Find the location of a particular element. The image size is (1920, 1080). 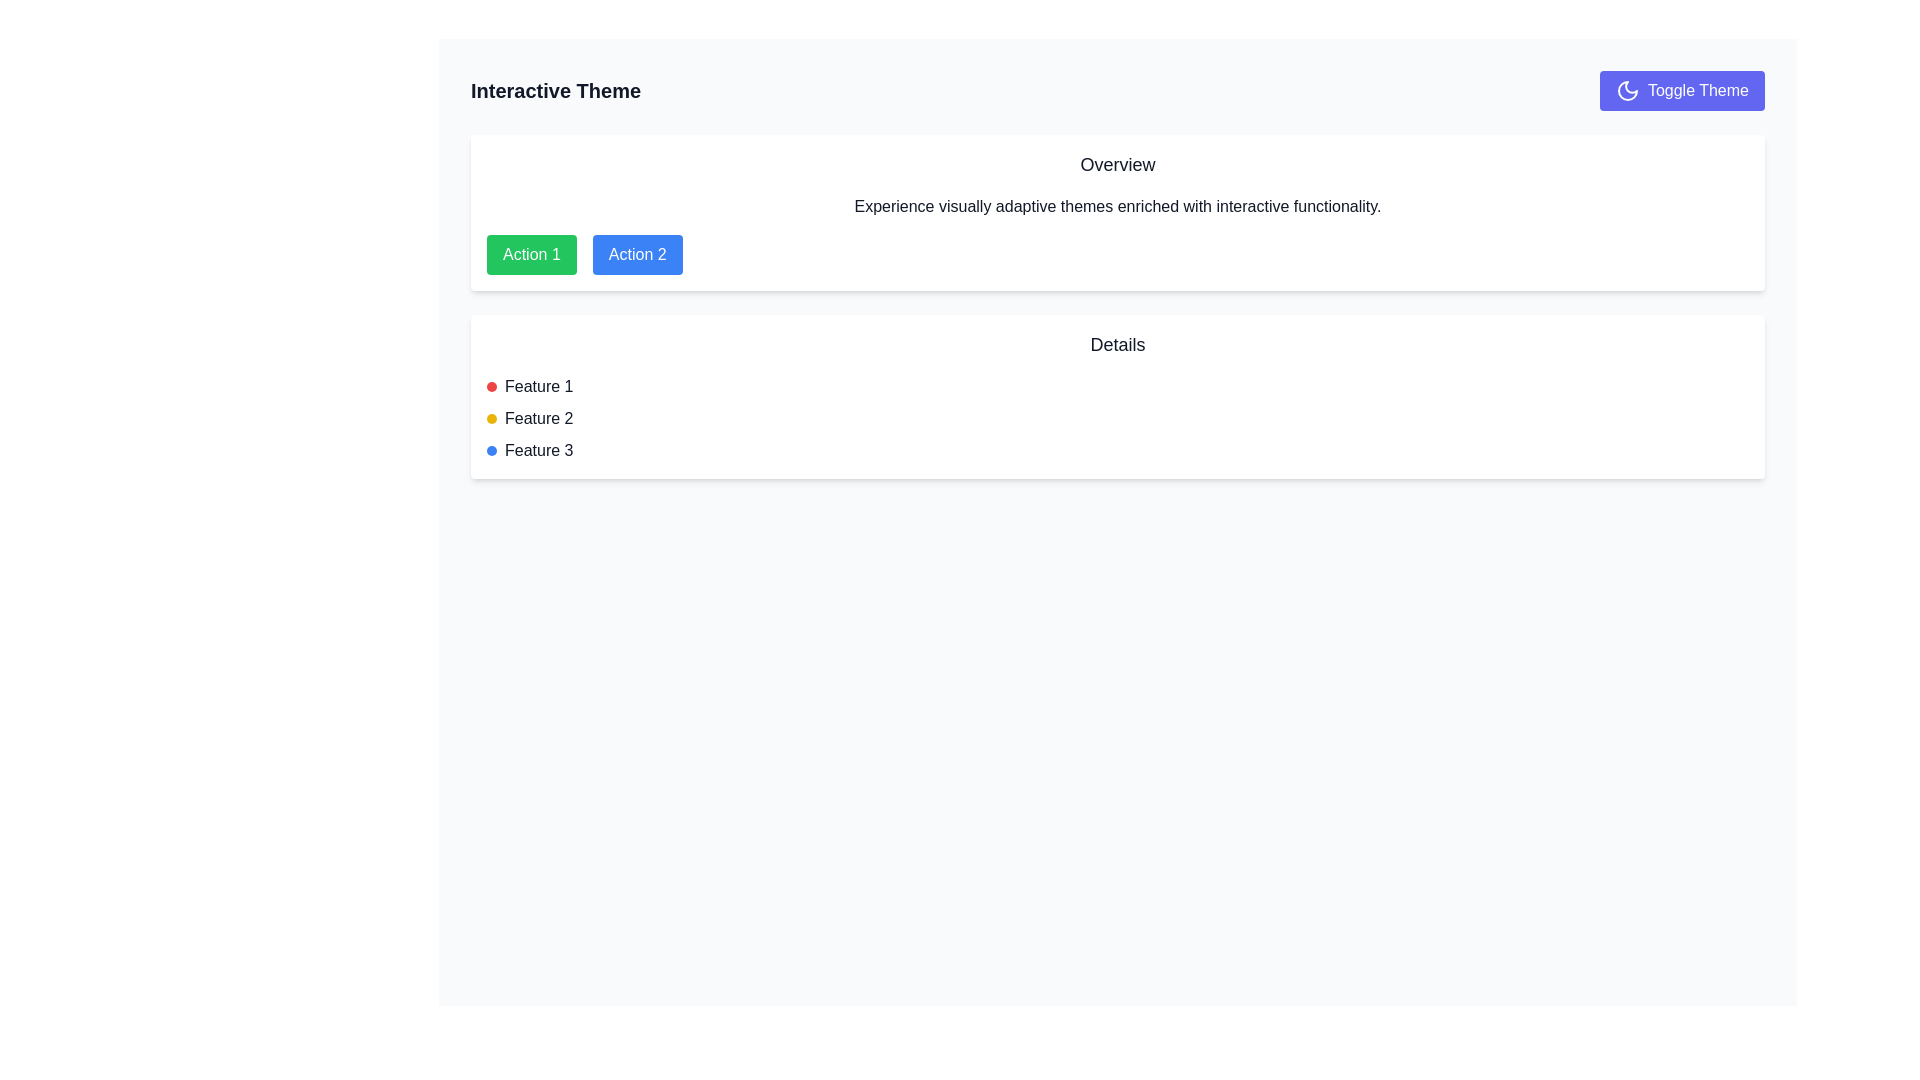

the 'Toggle Theme' button located in the top-right corner of the interface, which contains a crescent moon SVG icon styled with a stroke and no fill is located at coordinates (1627, 91).